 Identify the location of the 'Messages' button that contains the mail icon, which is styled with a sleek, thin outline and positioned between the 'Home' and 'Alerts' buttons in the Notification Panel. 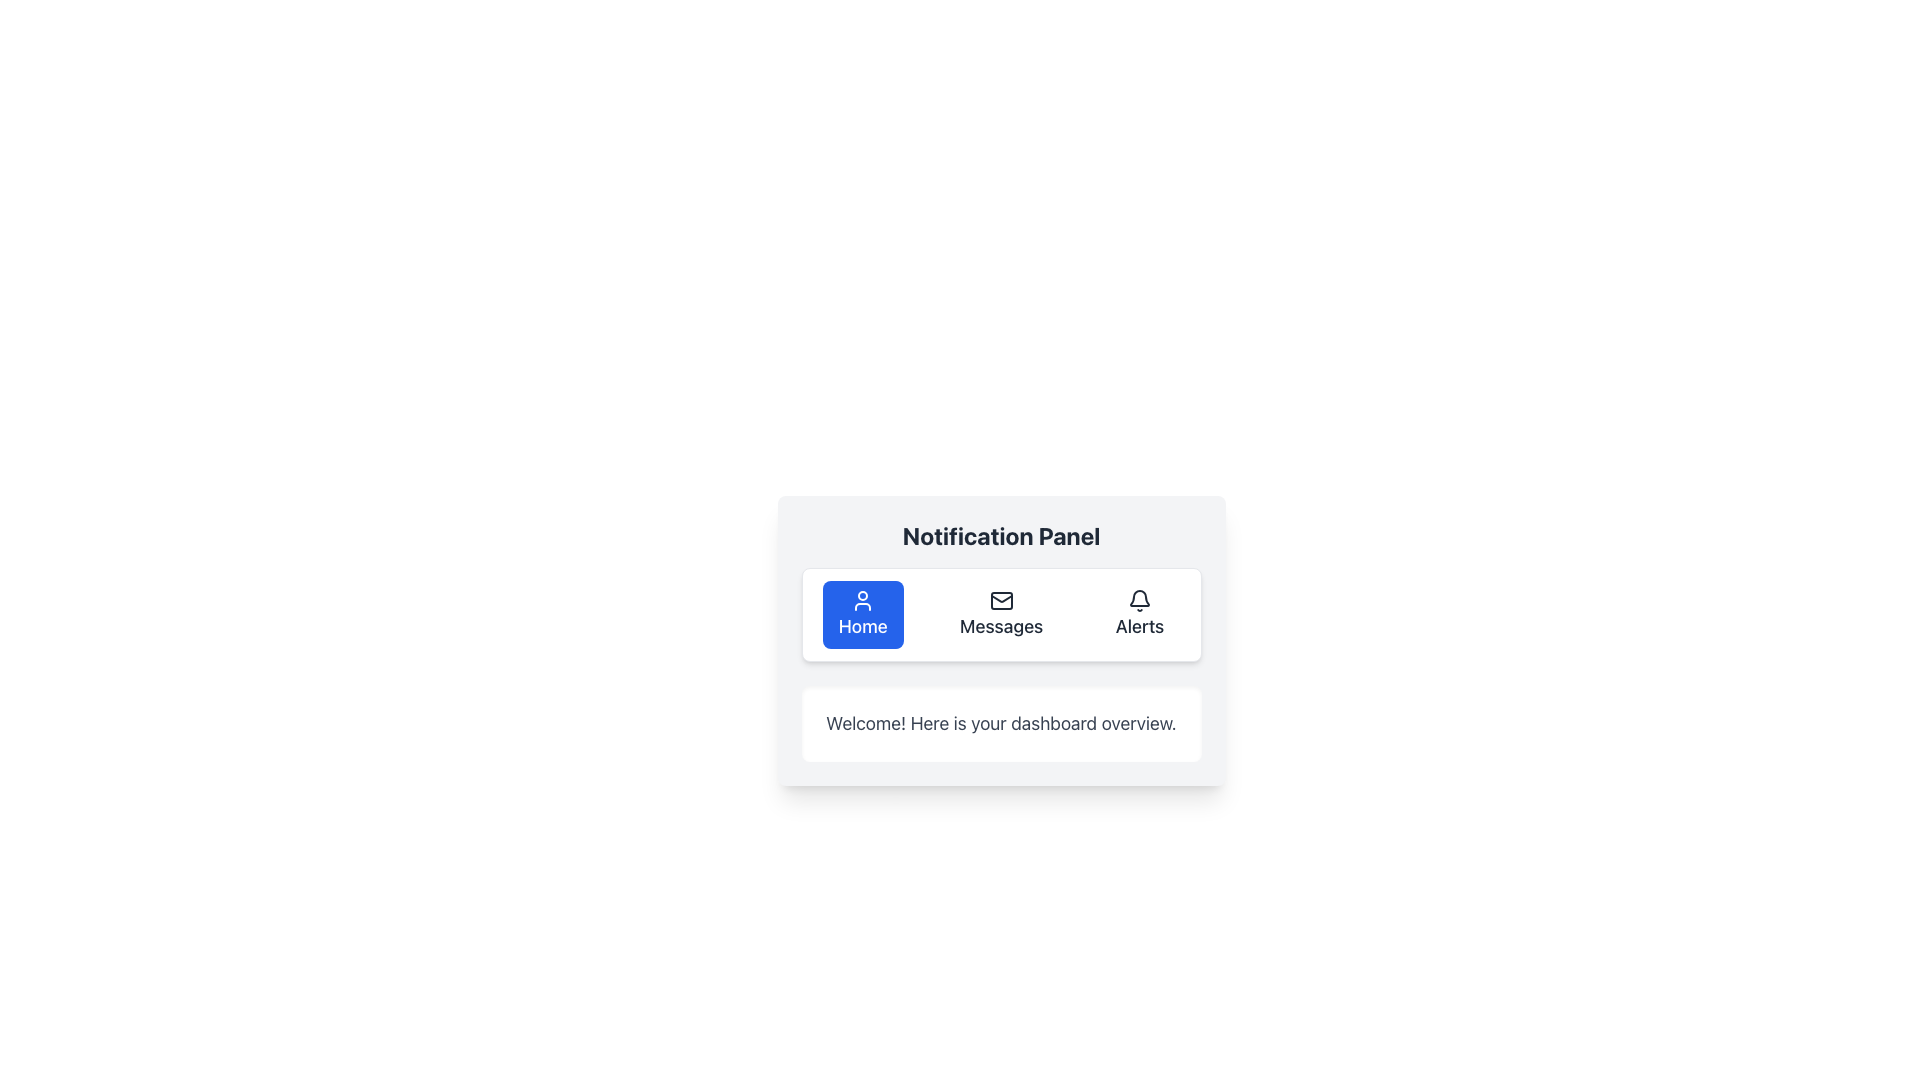
(1001, 600).